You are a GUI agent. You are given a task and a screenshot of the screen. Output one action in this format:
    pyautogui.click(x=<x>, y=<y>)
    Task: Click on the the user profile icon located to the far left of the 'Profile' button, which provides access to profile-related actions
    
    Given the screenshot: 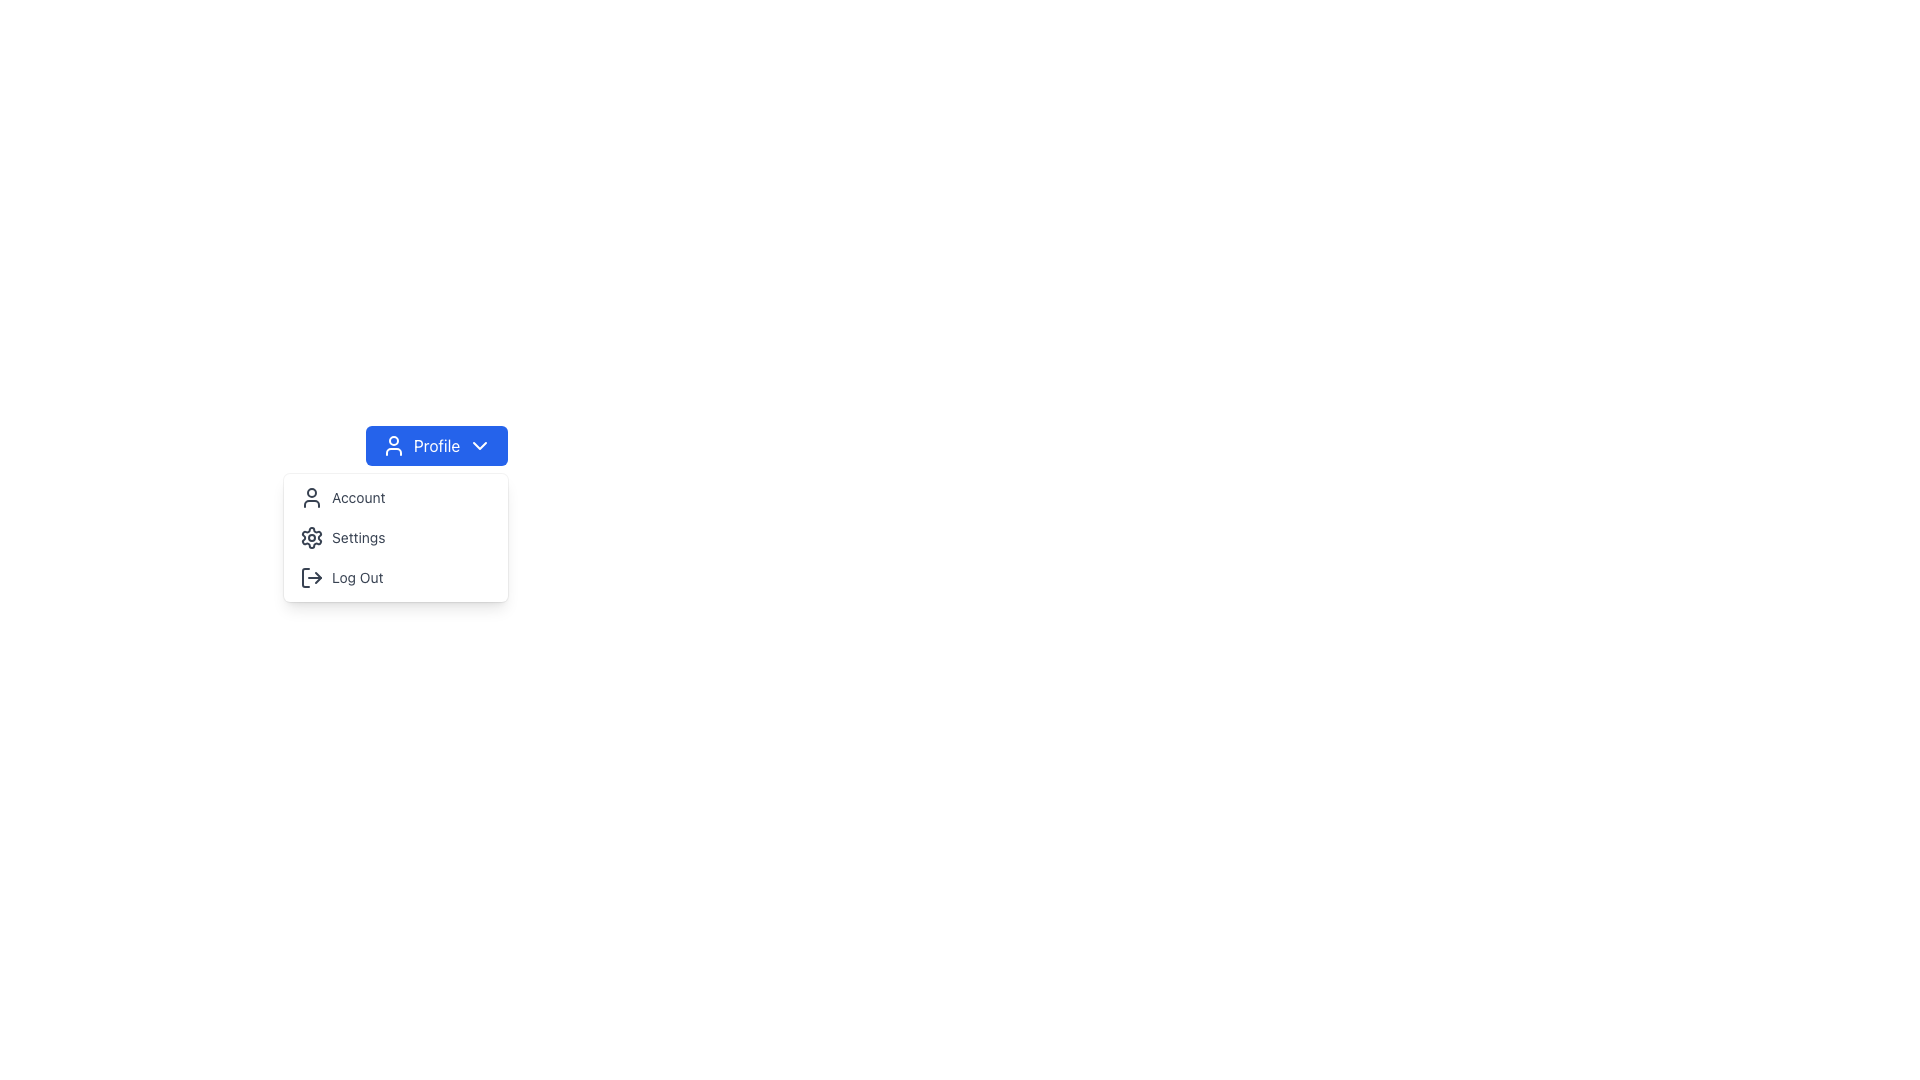 What is the action you would take?
    pyautogui.click(x=393, y=445)
    